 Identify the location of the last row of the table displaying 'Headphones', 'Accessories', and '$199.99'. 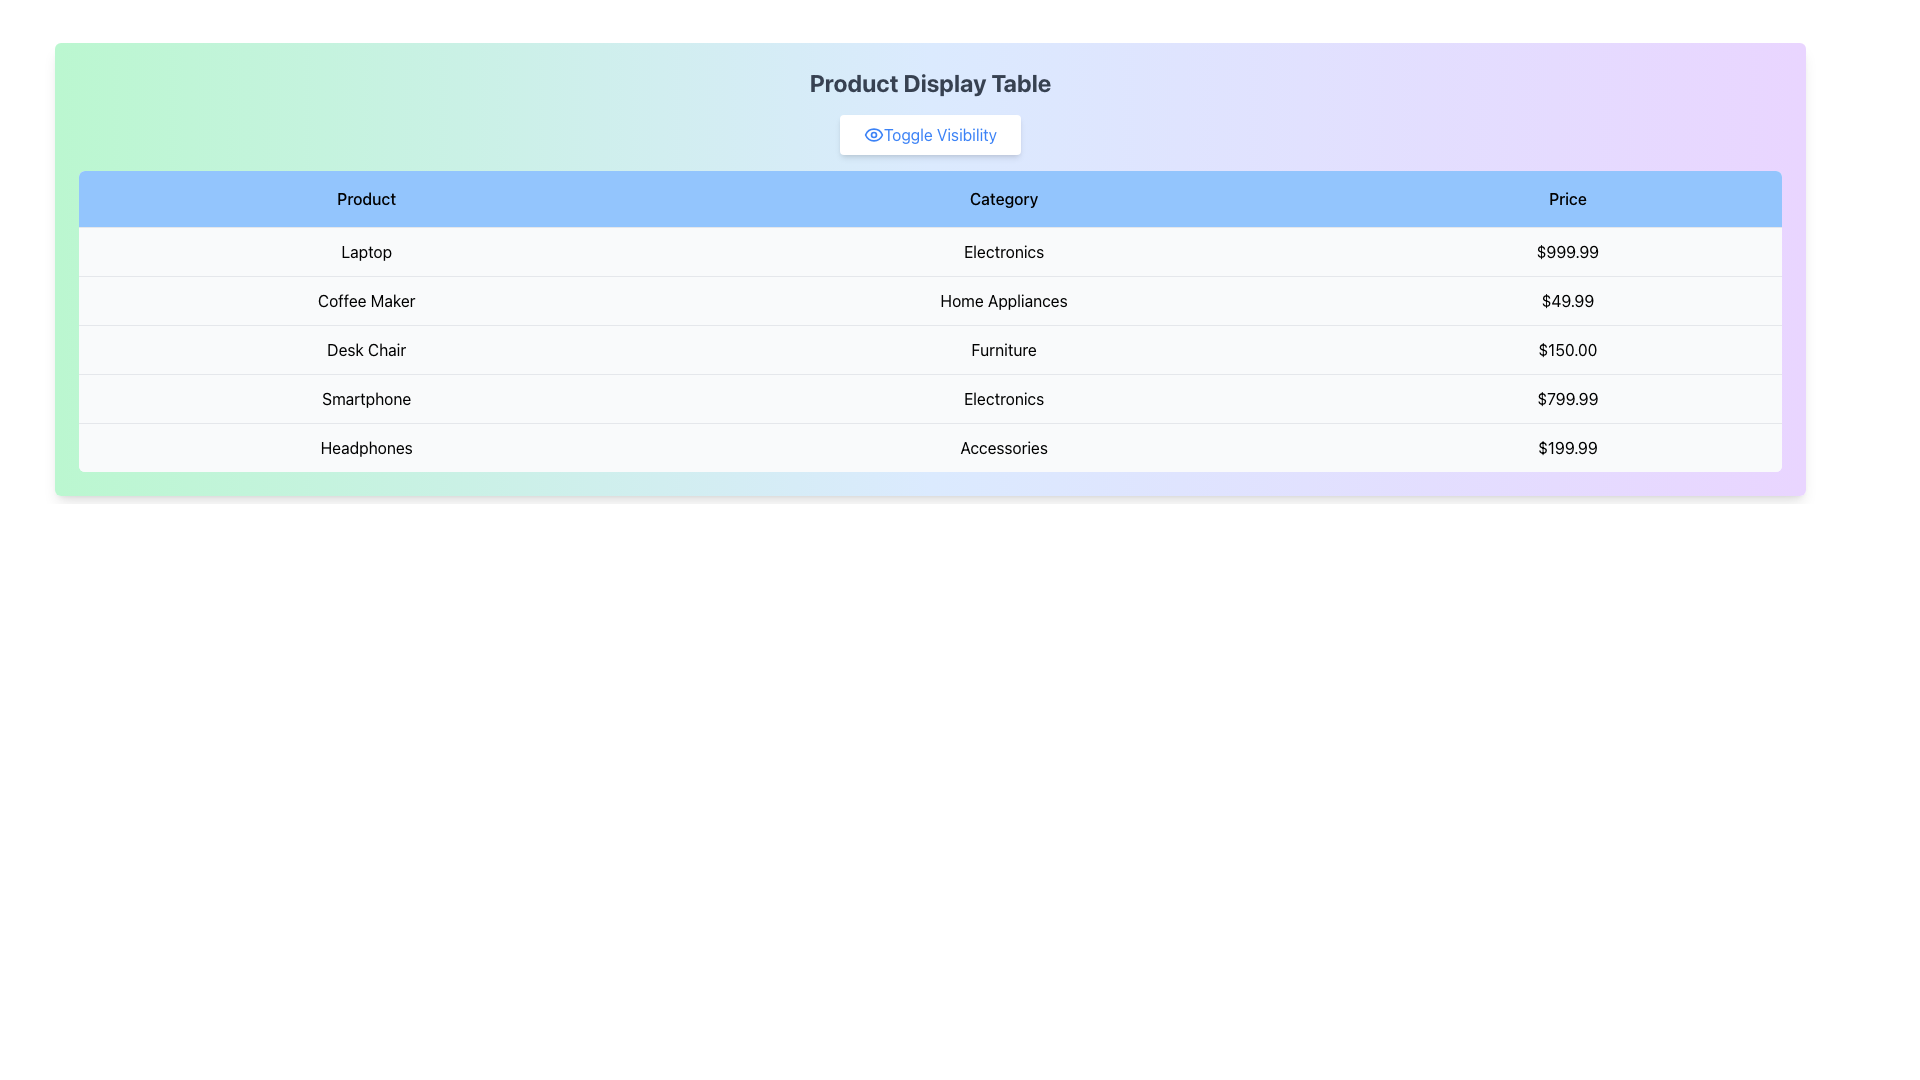
(929, 446).